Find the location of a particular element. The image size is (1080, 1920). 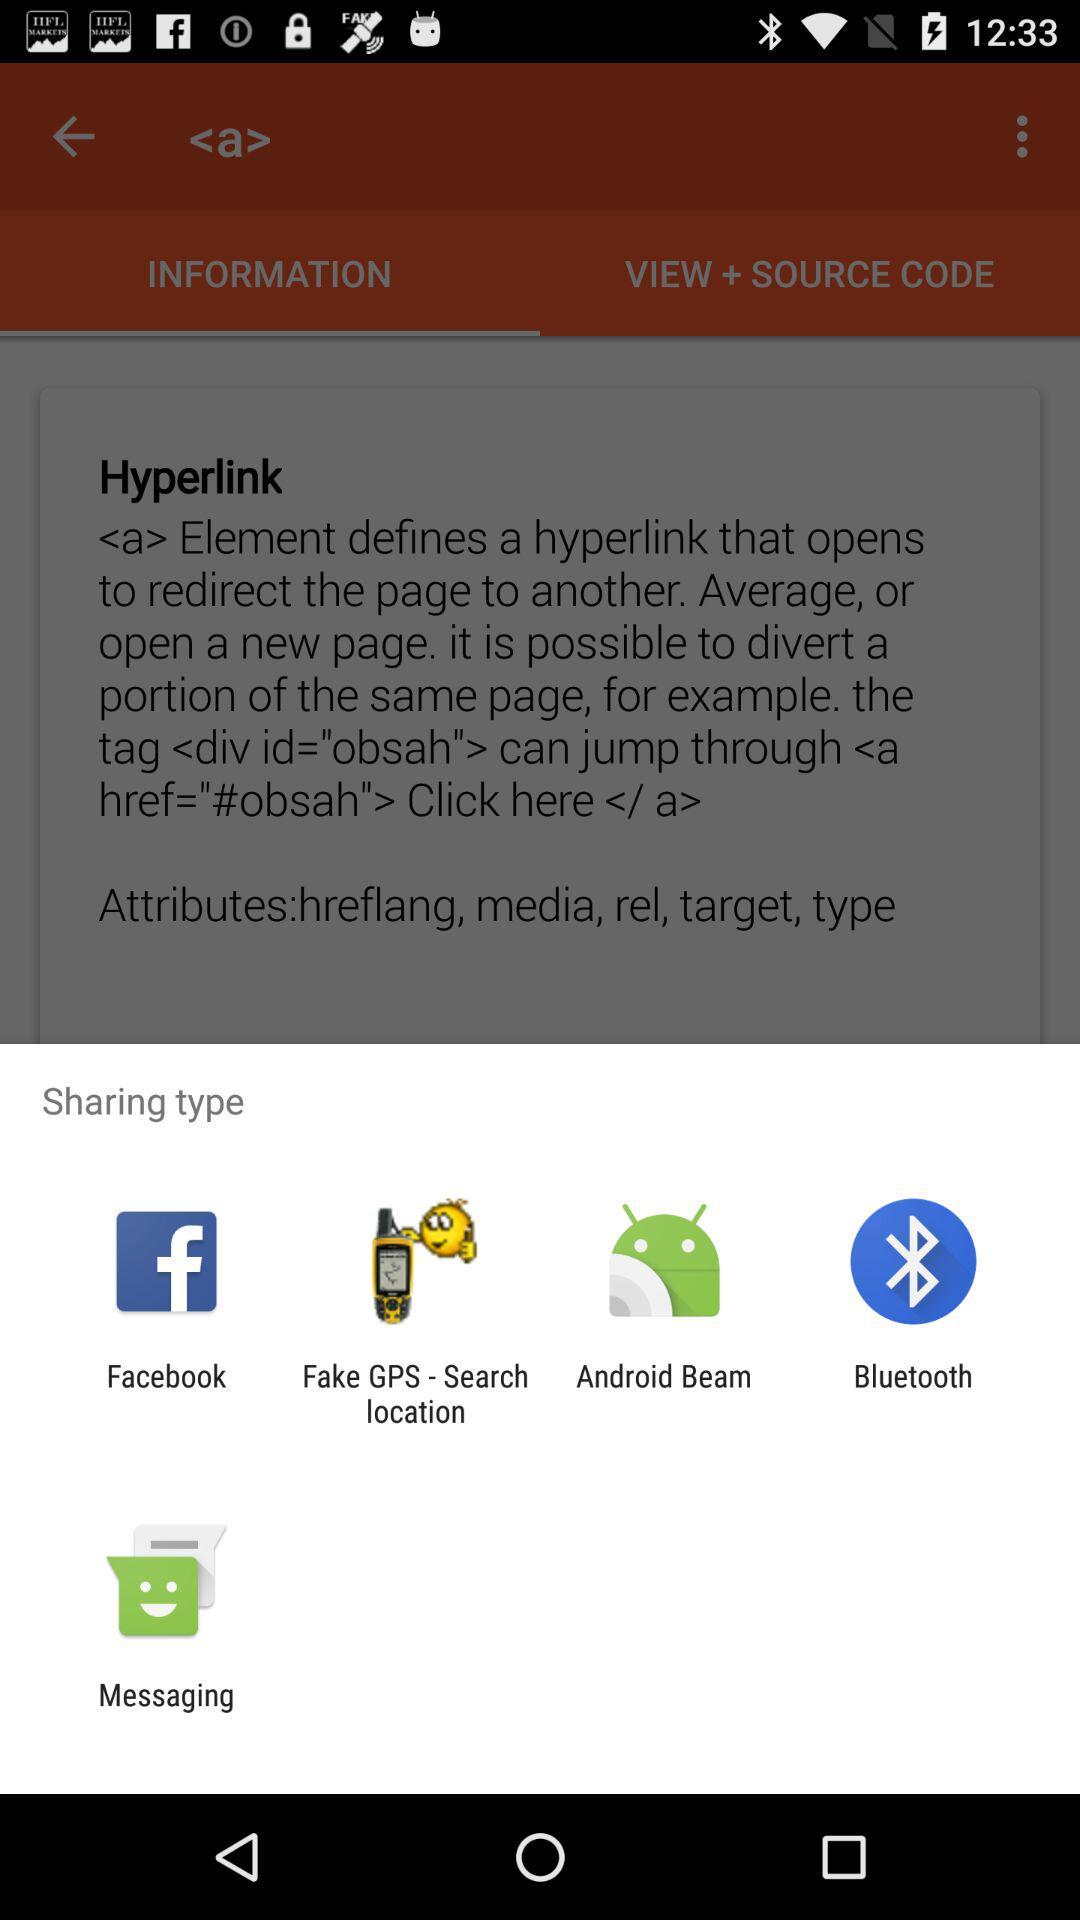

the fake gps search is located at coordinates (414, 1392).